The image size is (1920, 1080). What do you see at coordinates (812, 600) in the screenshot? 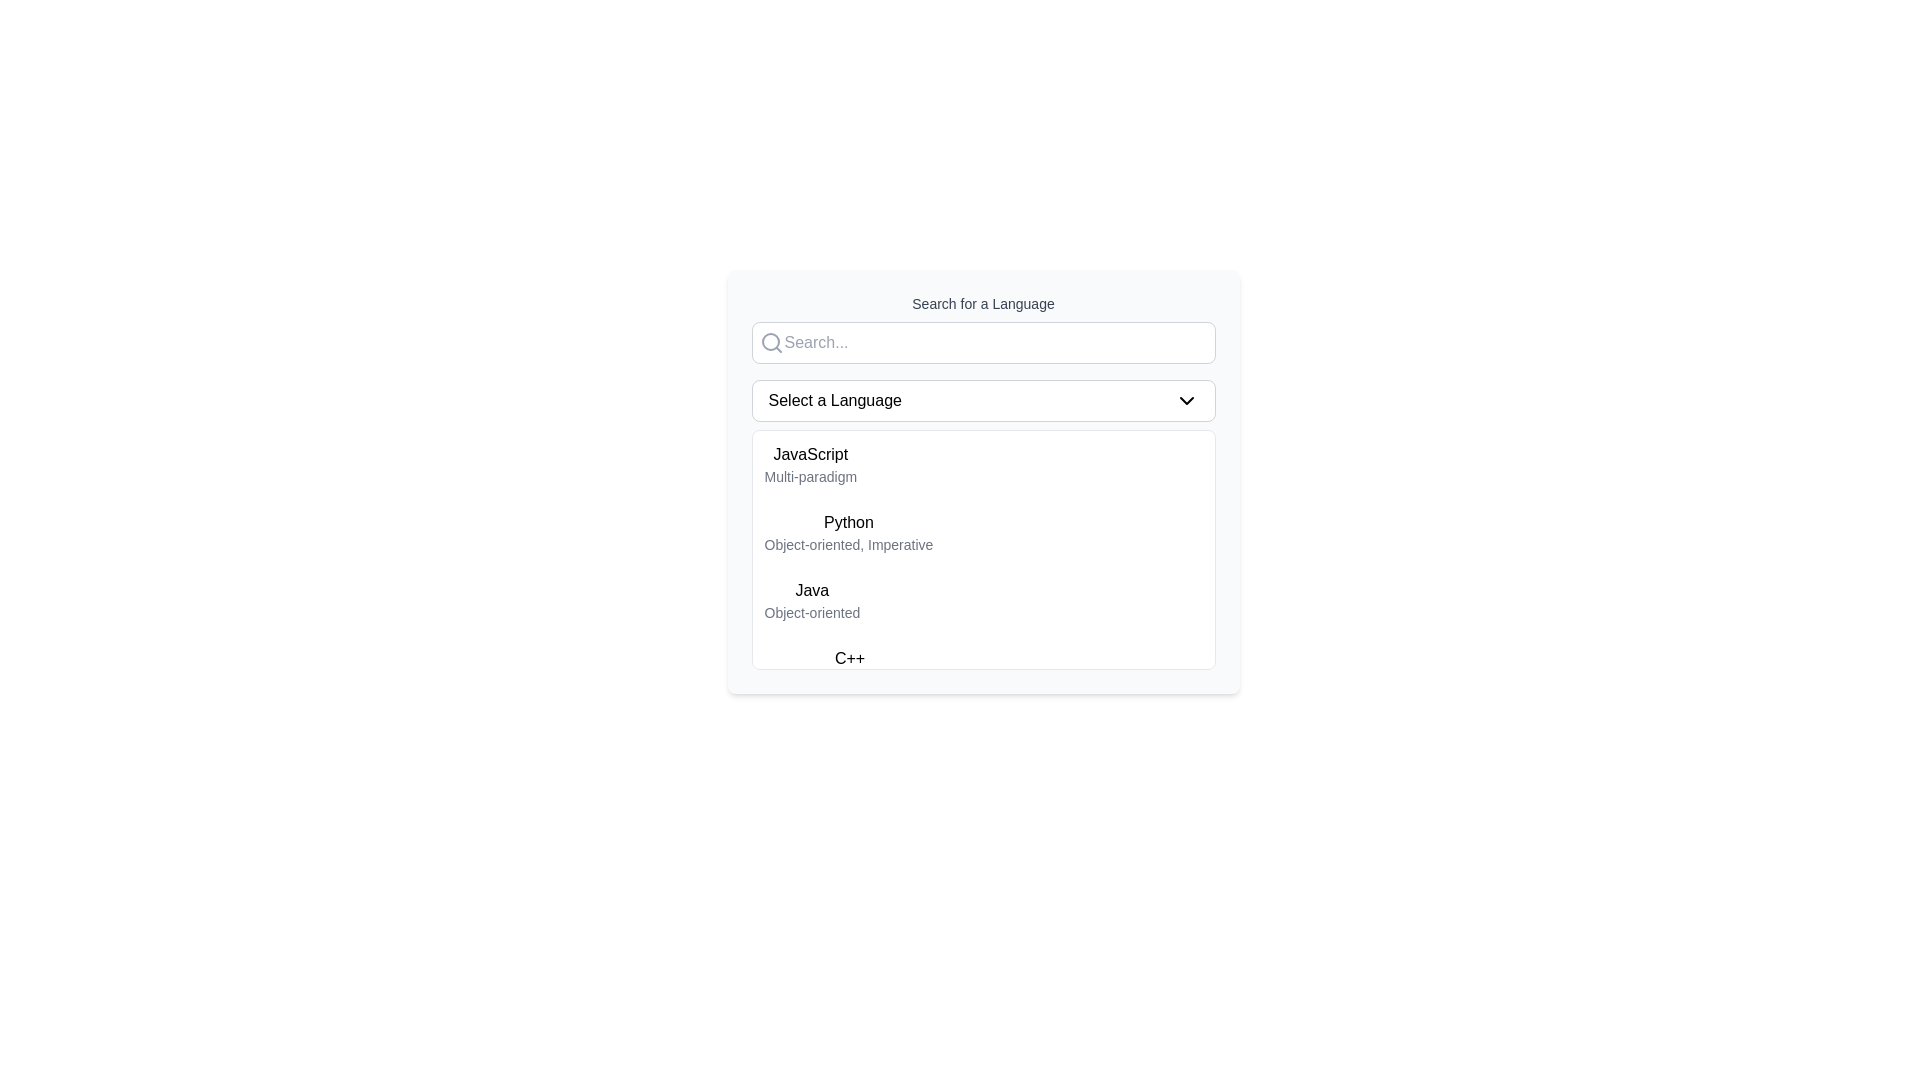
I see `the list item displaying 'Java' in a dropdown menu` at bounding box center [812, 600].